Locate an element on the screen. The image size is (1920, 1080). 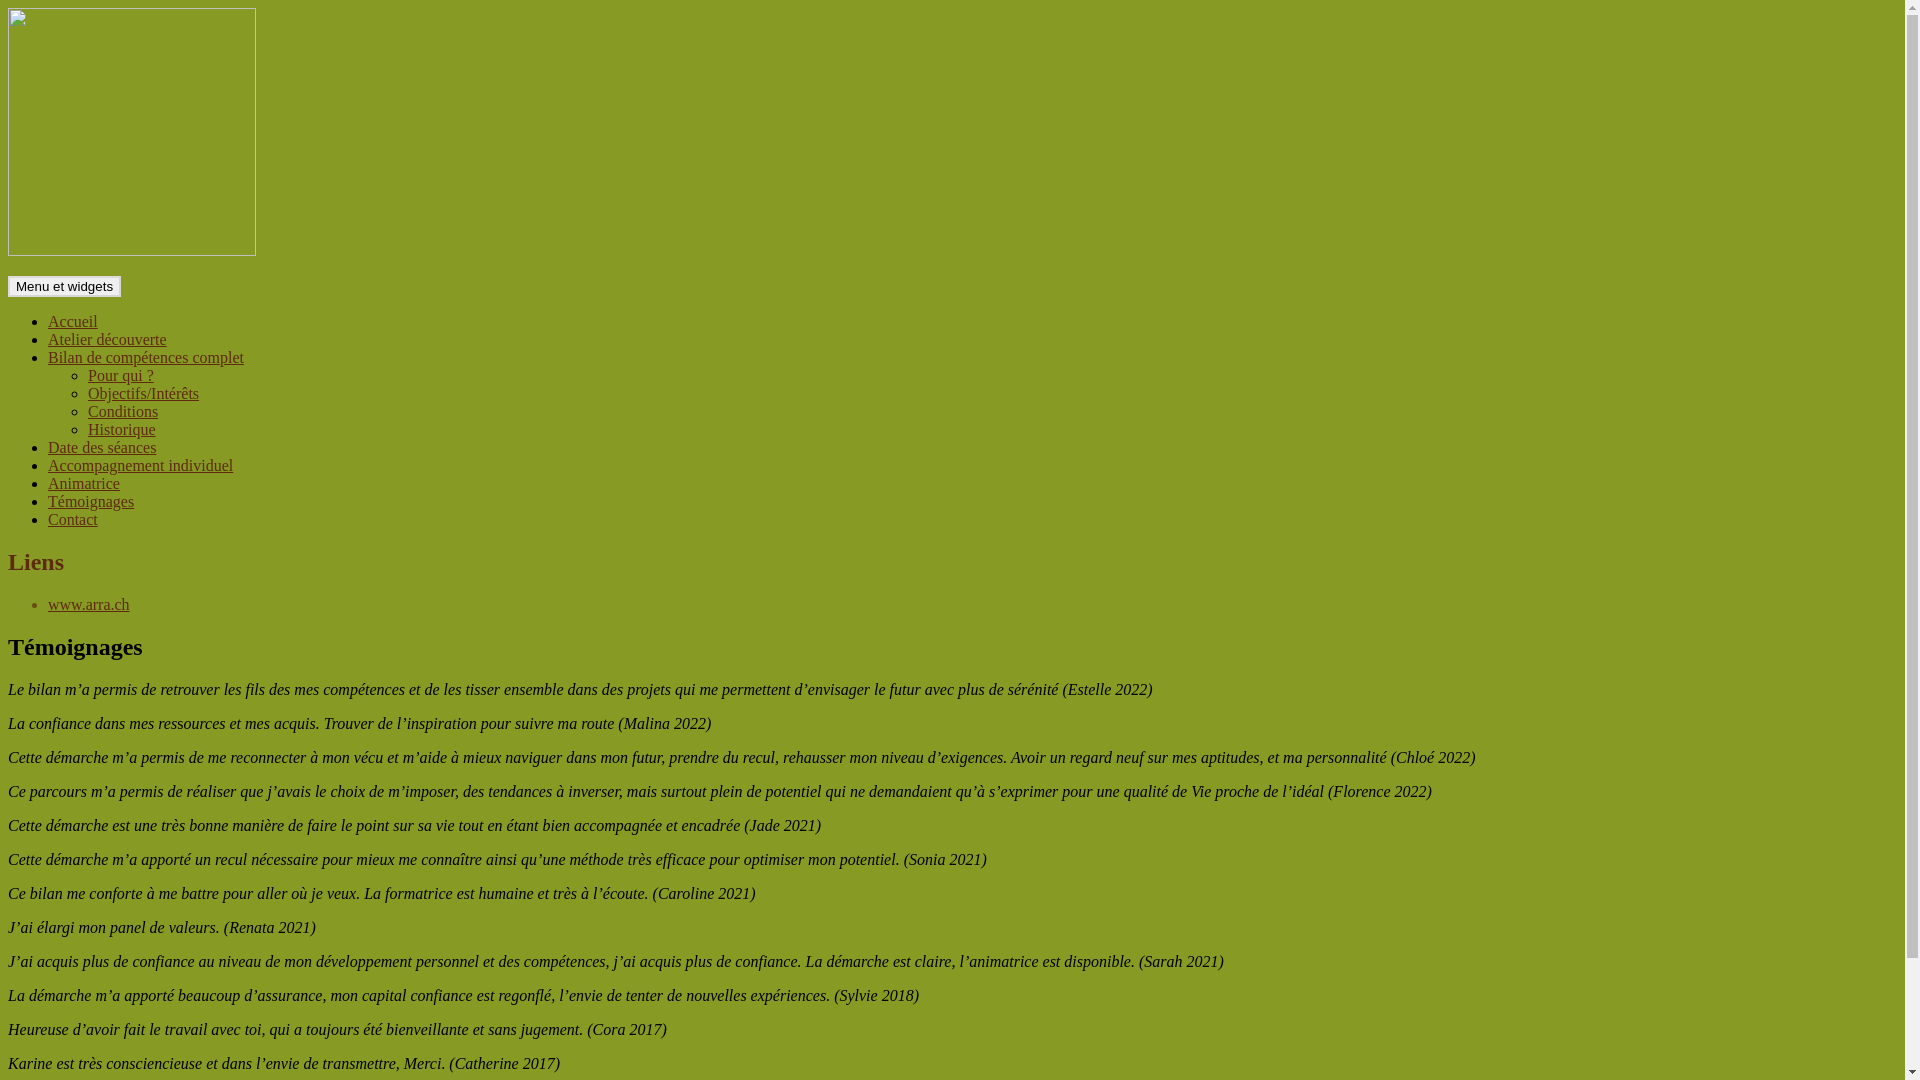
'Animatrice' is located at coordinates (48, 483).